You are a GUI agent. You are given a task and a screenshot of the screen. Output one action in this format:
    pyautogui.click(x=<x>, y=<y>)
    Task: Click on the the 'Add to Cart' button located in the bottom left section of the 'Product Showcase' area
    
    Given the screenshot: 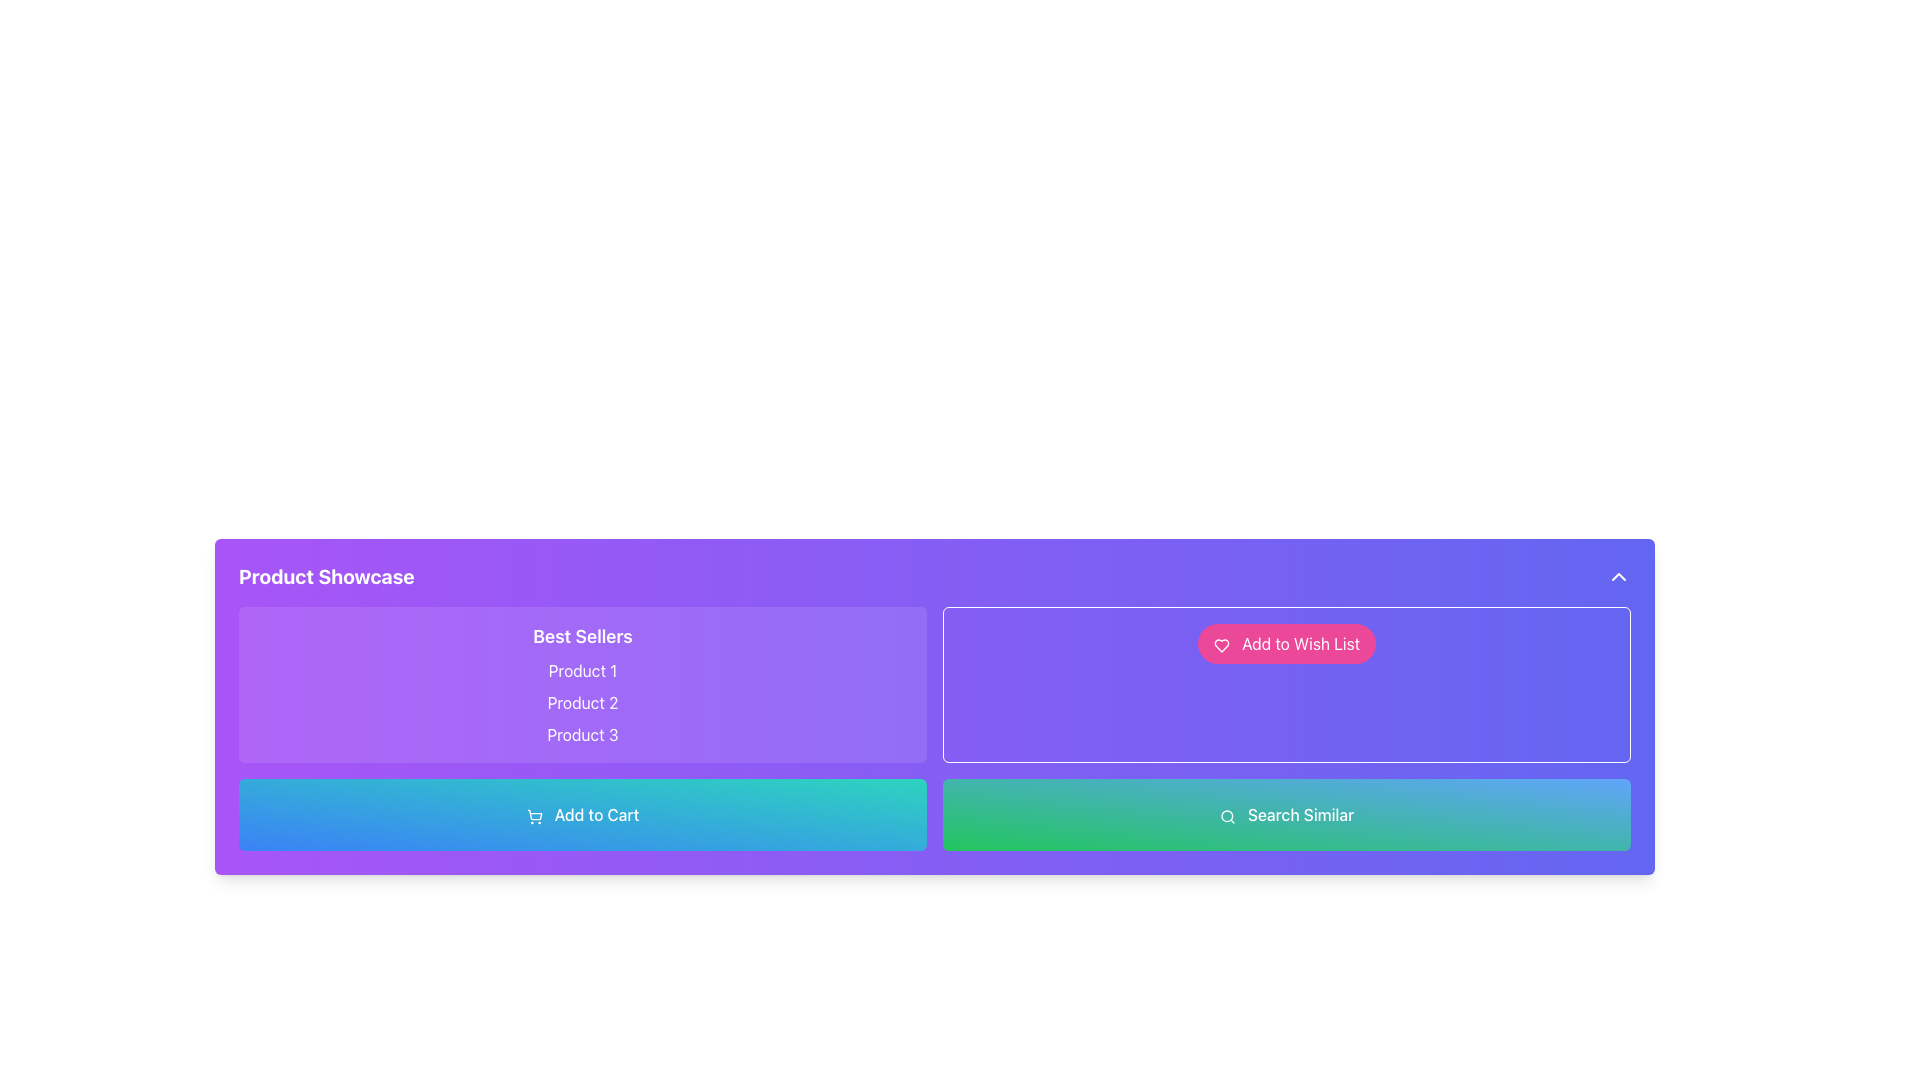 What is the action you would take?
    pyautogui.click(x=581, y=814)
    